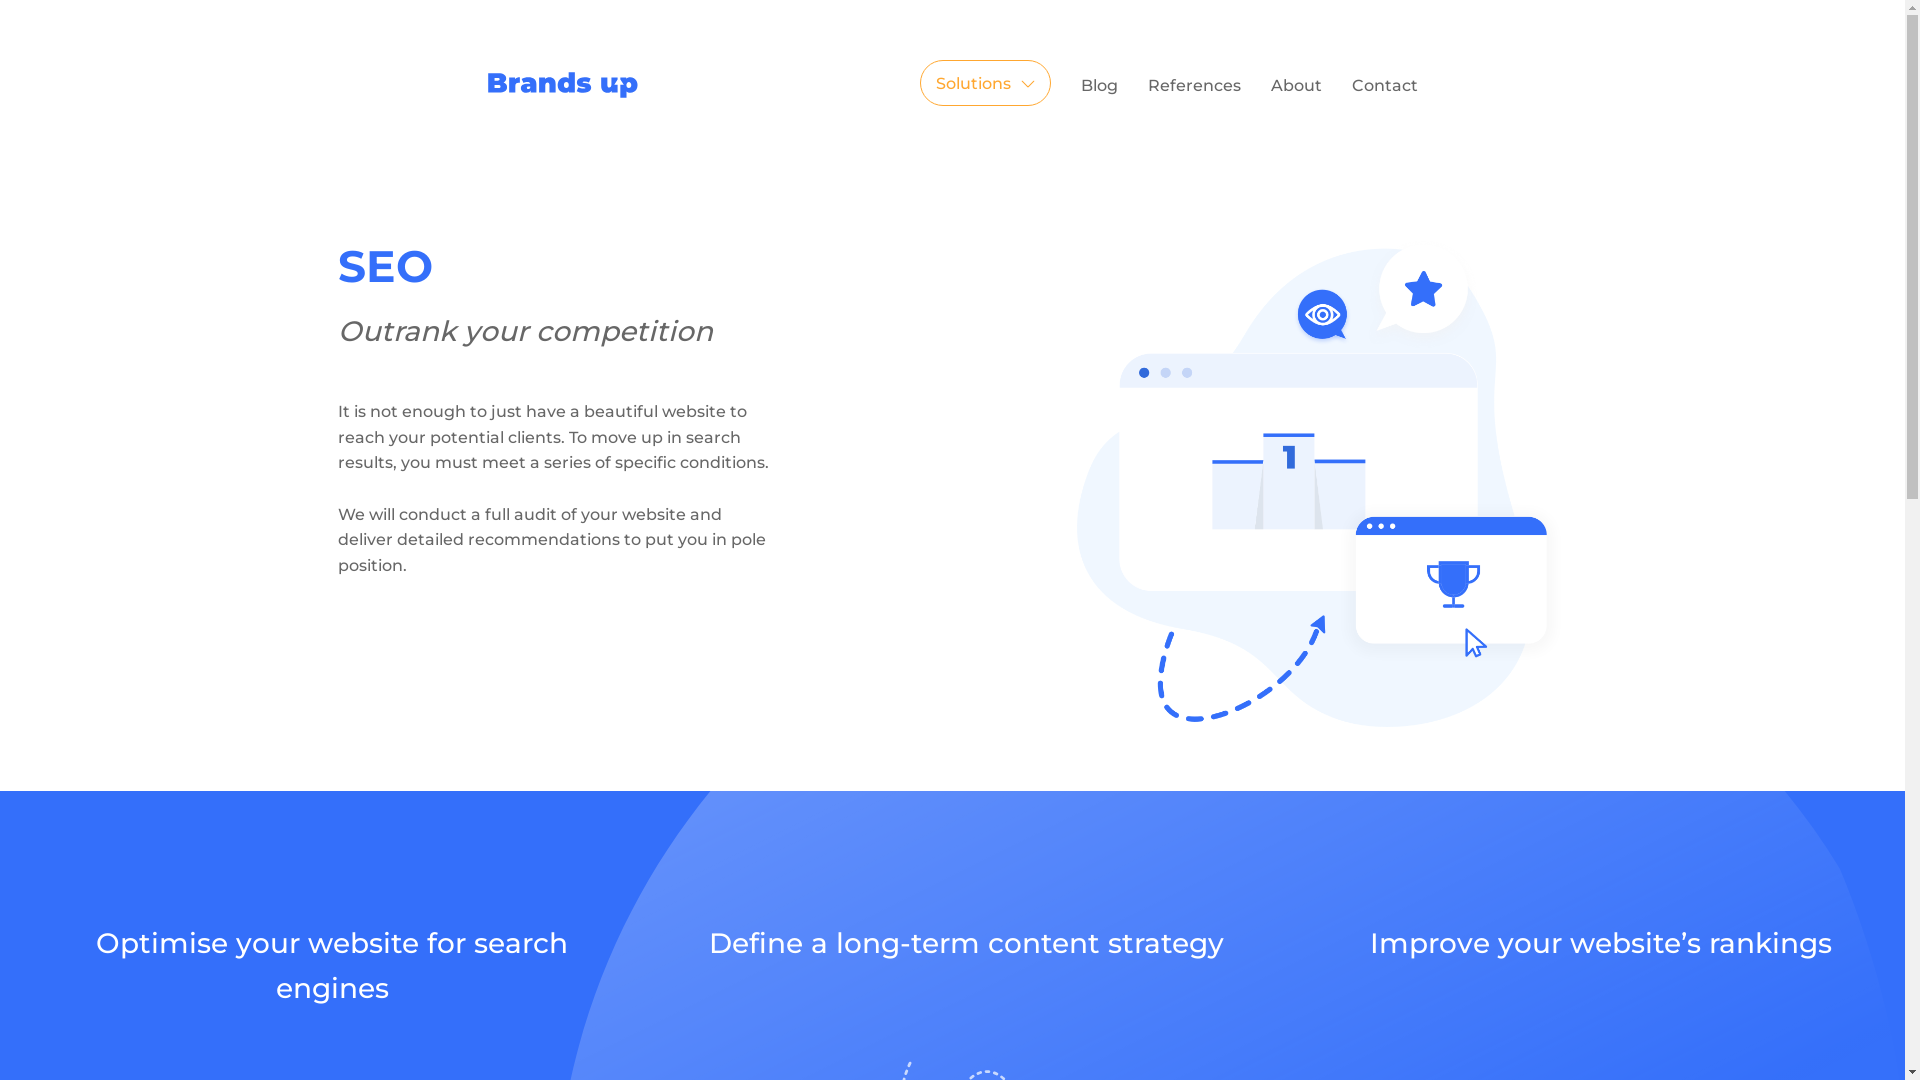 The image size is (1920, 1080). Describe the element at coordinates (1295, 84) in the screenshot. I see `'About'` at that location.